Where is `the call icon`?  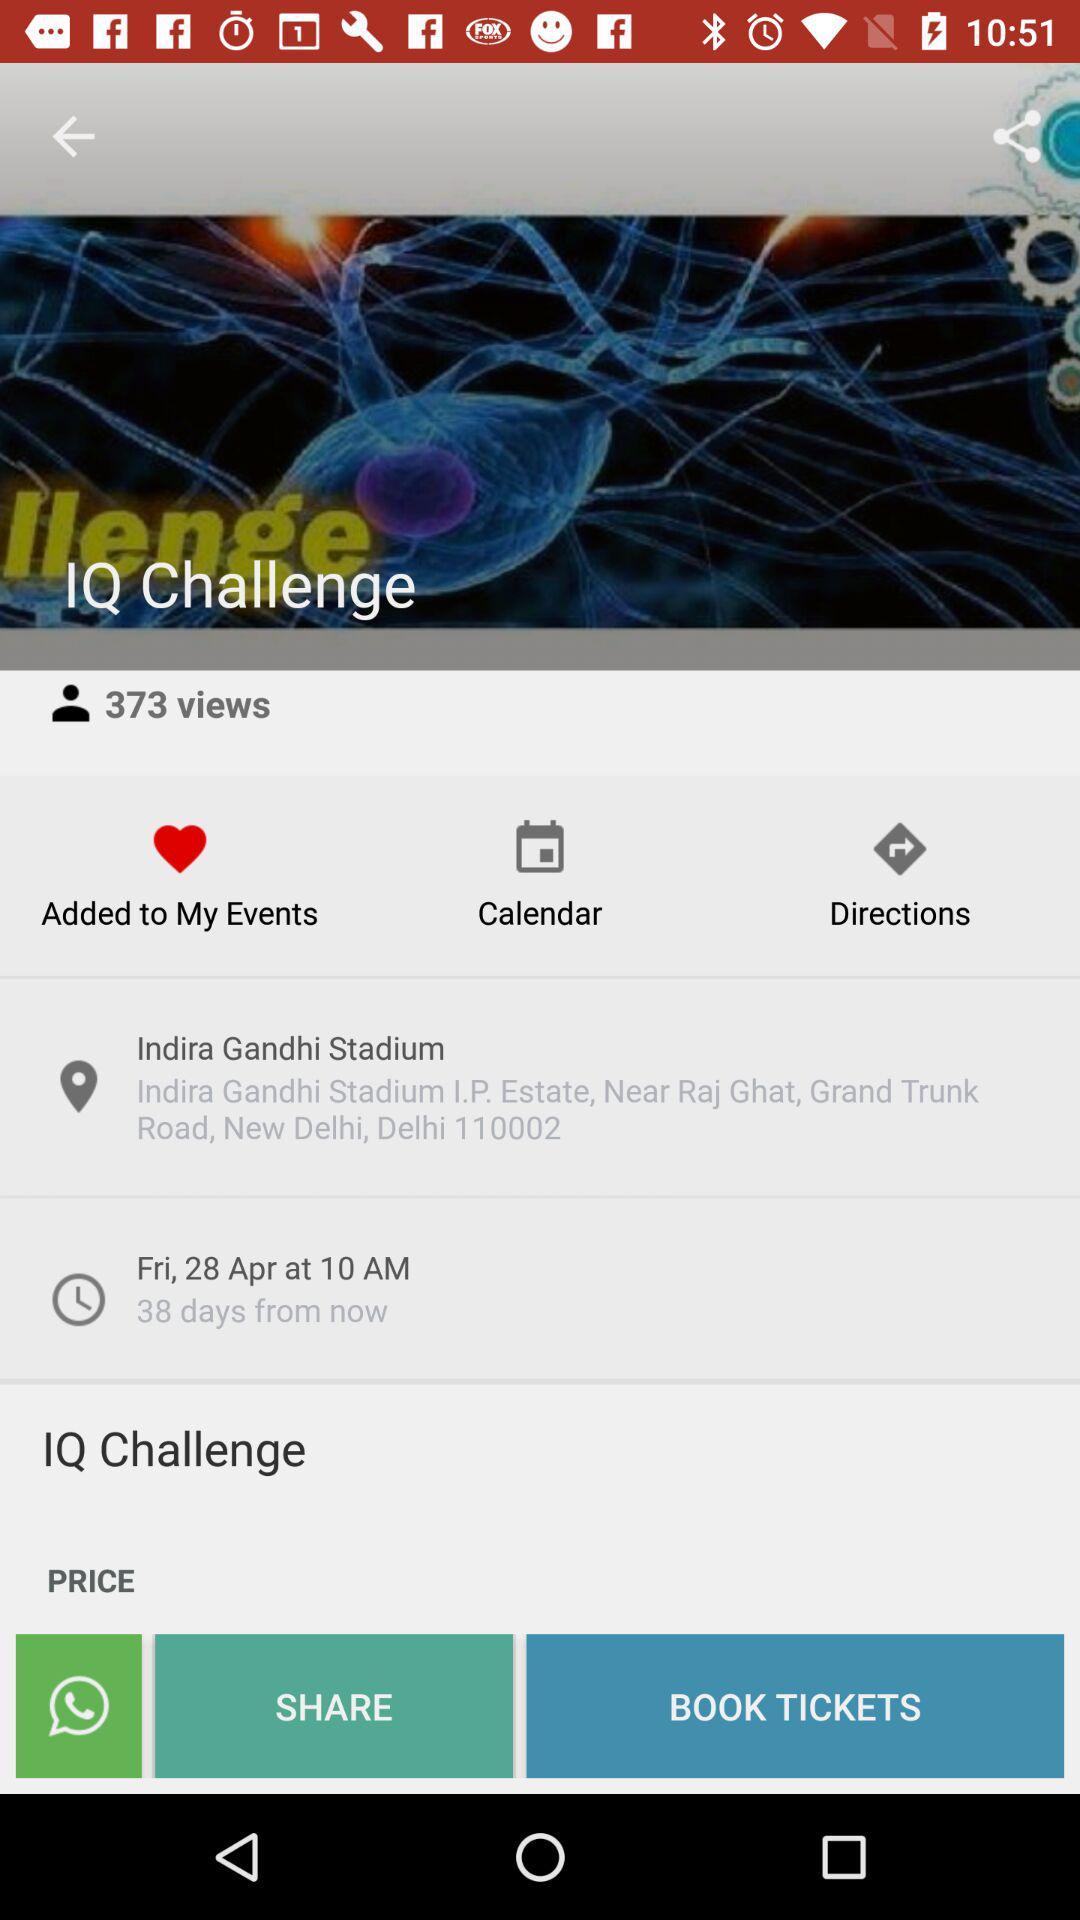 the call icon is located at coordinates (77, 1705).